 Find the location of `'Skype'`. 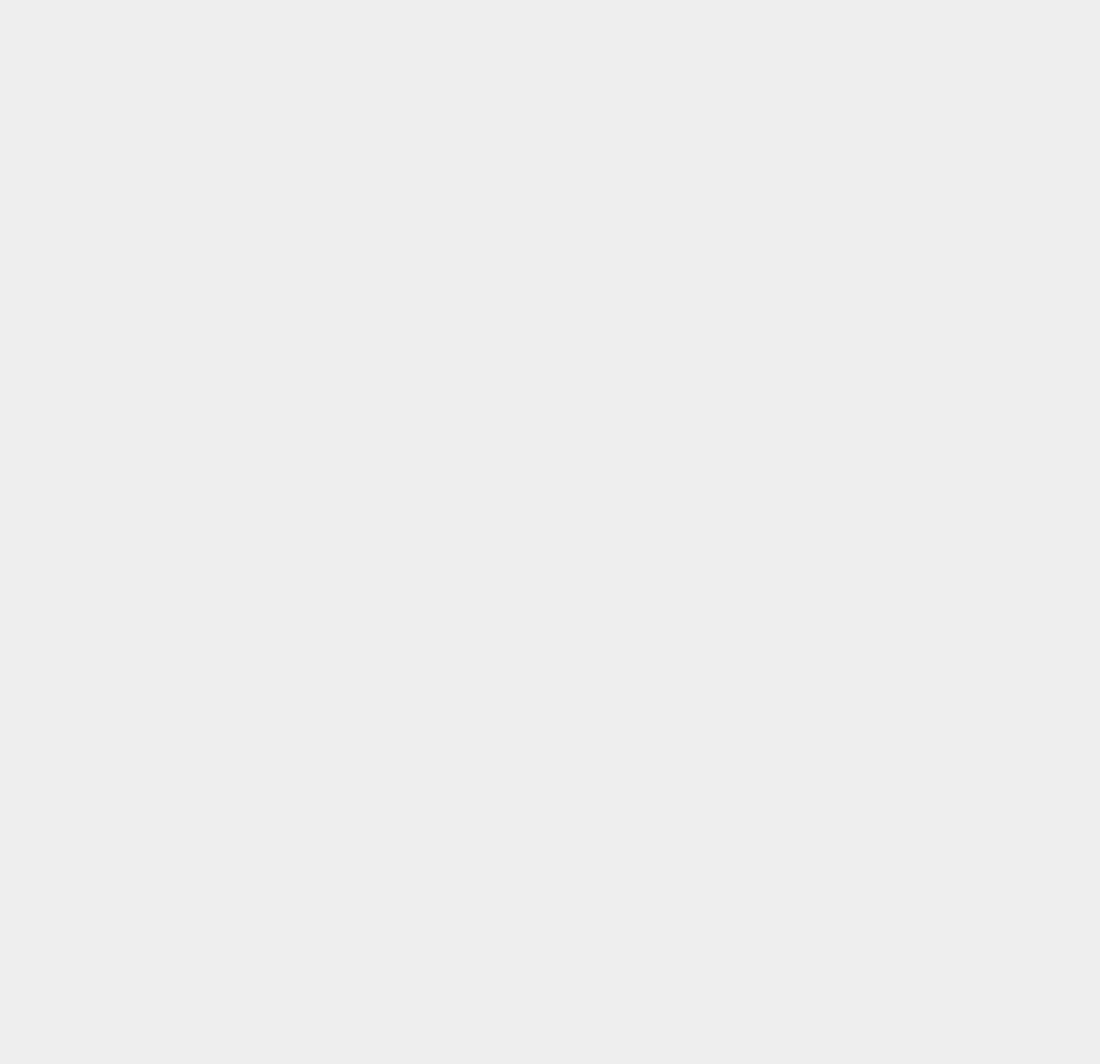

'Skype' is located at coordinates (796, 797).